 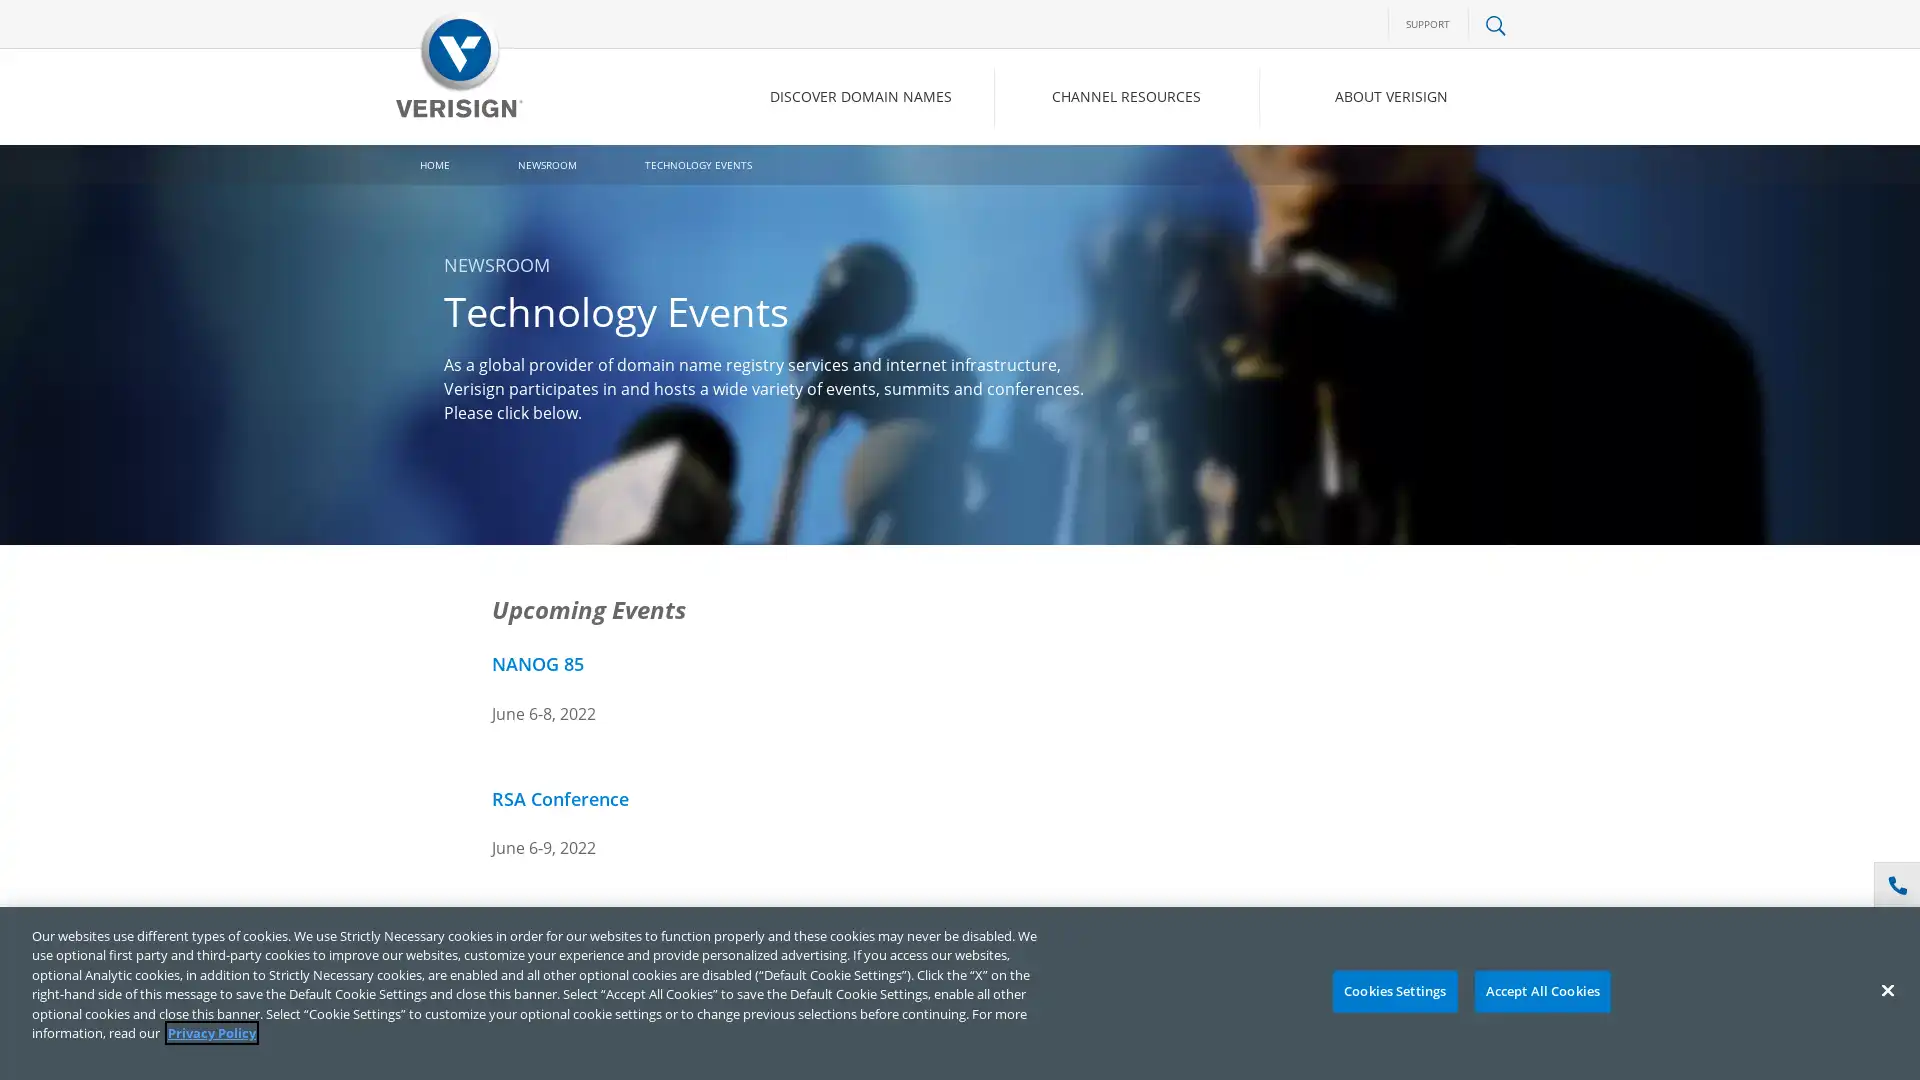 I want to click on Close, so click(x=1886, y=990).